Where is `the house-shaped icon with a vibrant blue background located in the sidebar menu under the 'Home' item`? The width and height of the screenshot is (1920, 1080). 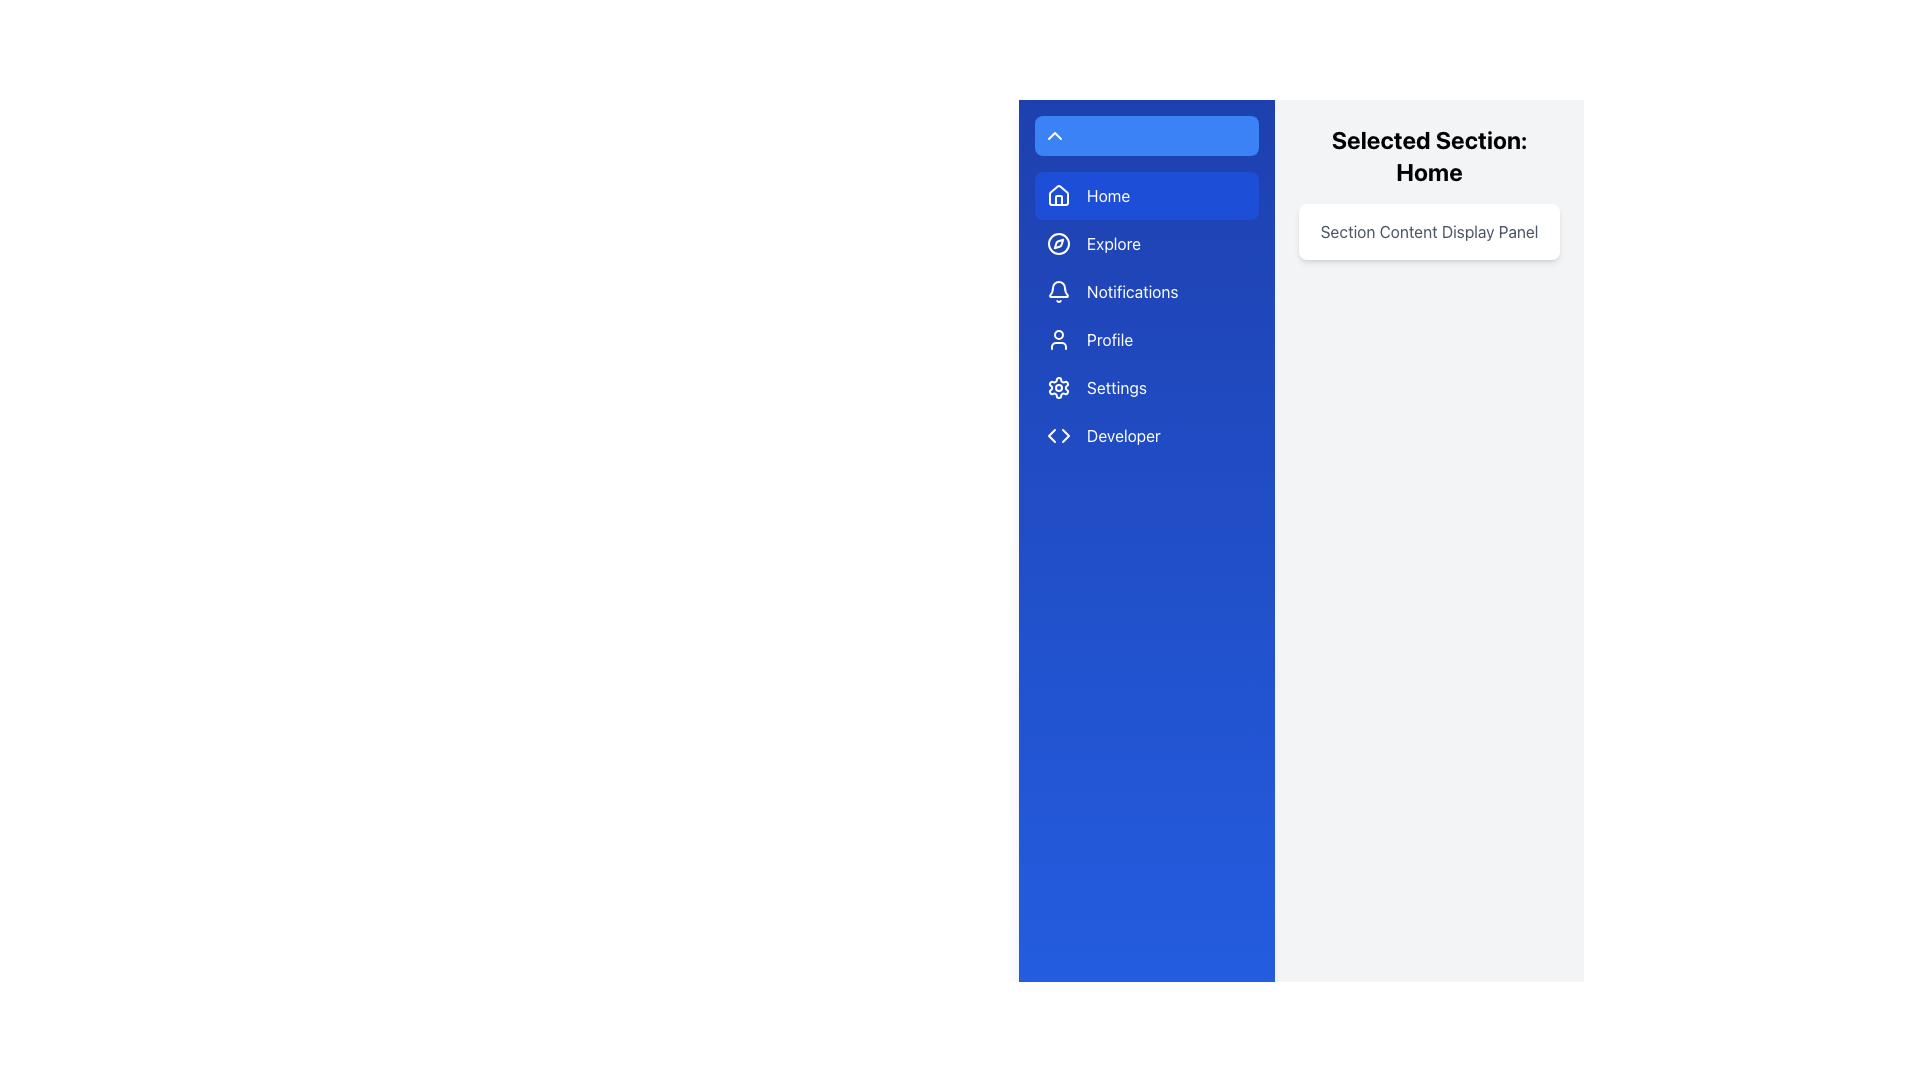 the house-shaped icon with a vibrant blue background located in the sidebar menu under the 'Home' item is located at coordinates (1058, 196).